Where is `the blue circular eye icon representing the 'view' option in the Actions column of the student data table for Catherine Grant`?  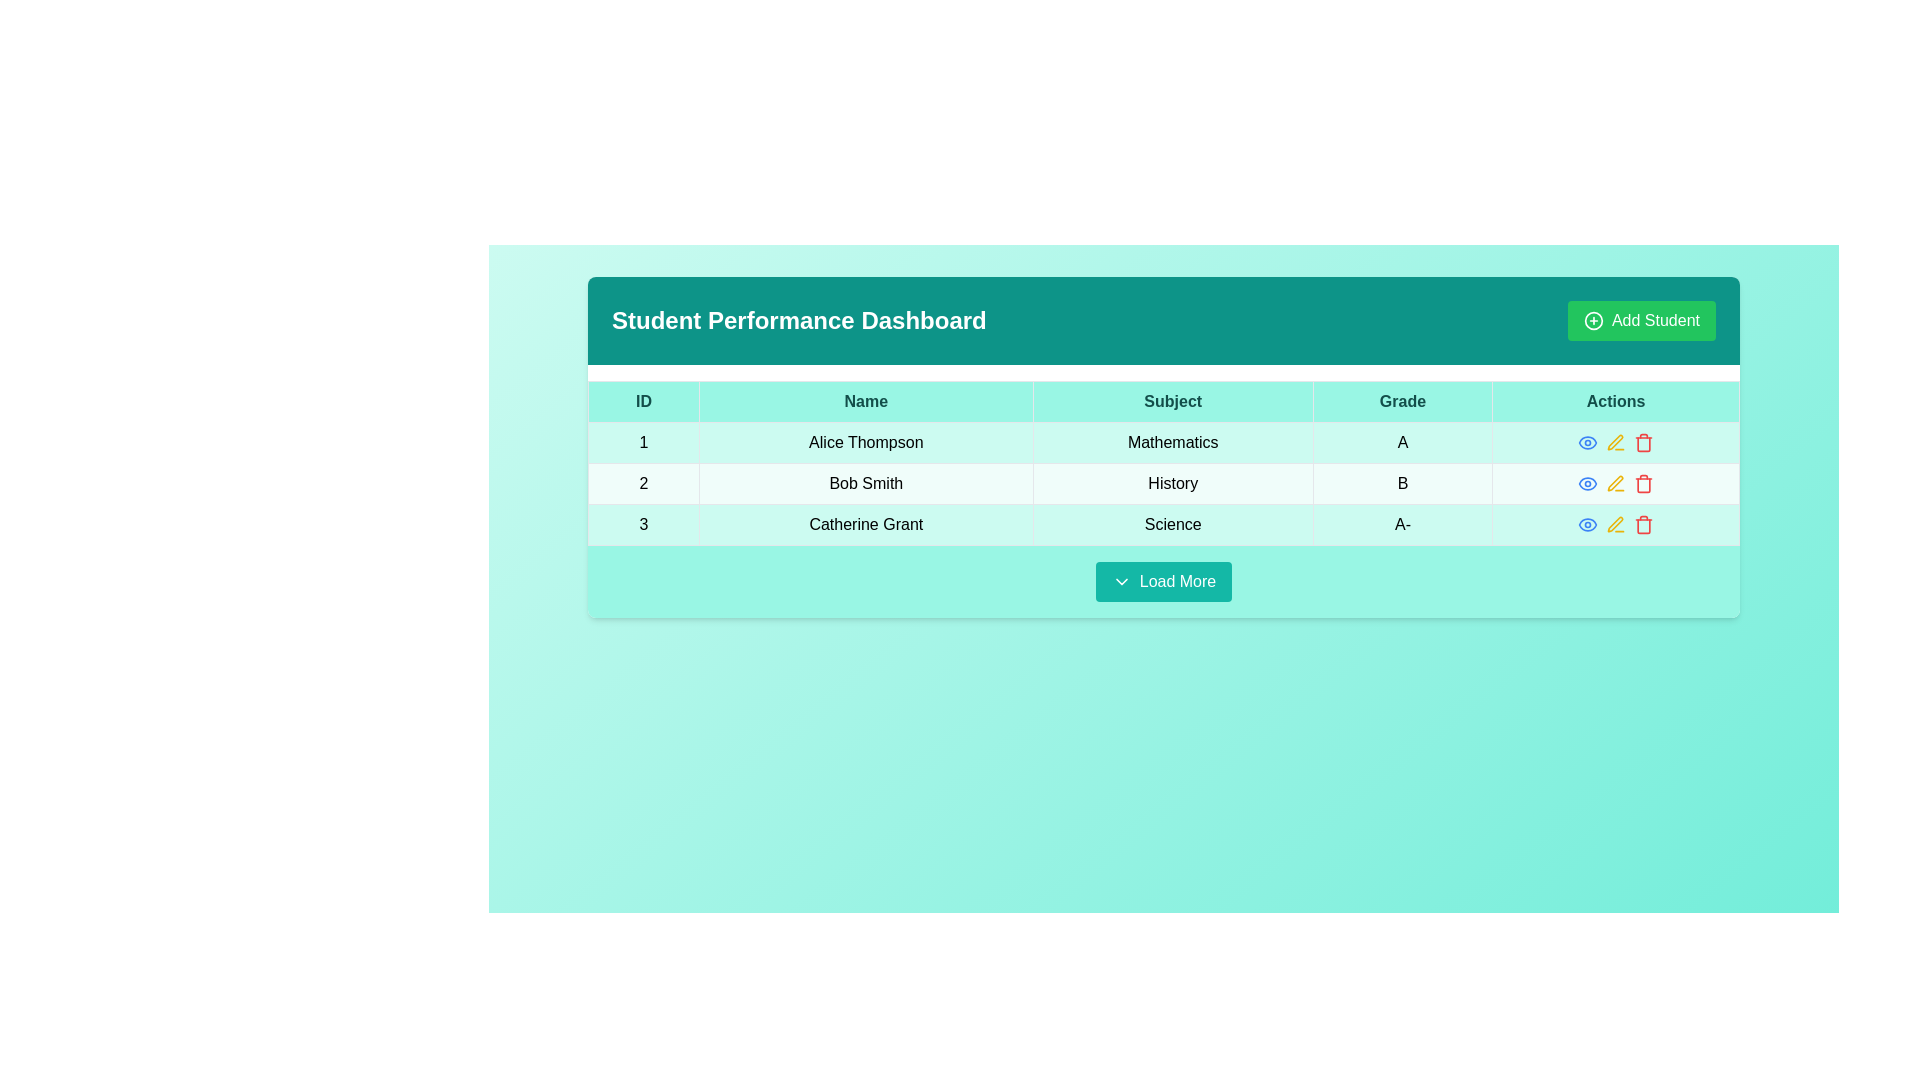
the blue circular eye icon representing the 'view' option in the Actions column of the student data table for Catherine Grant is located at coordinates (1587, 523).